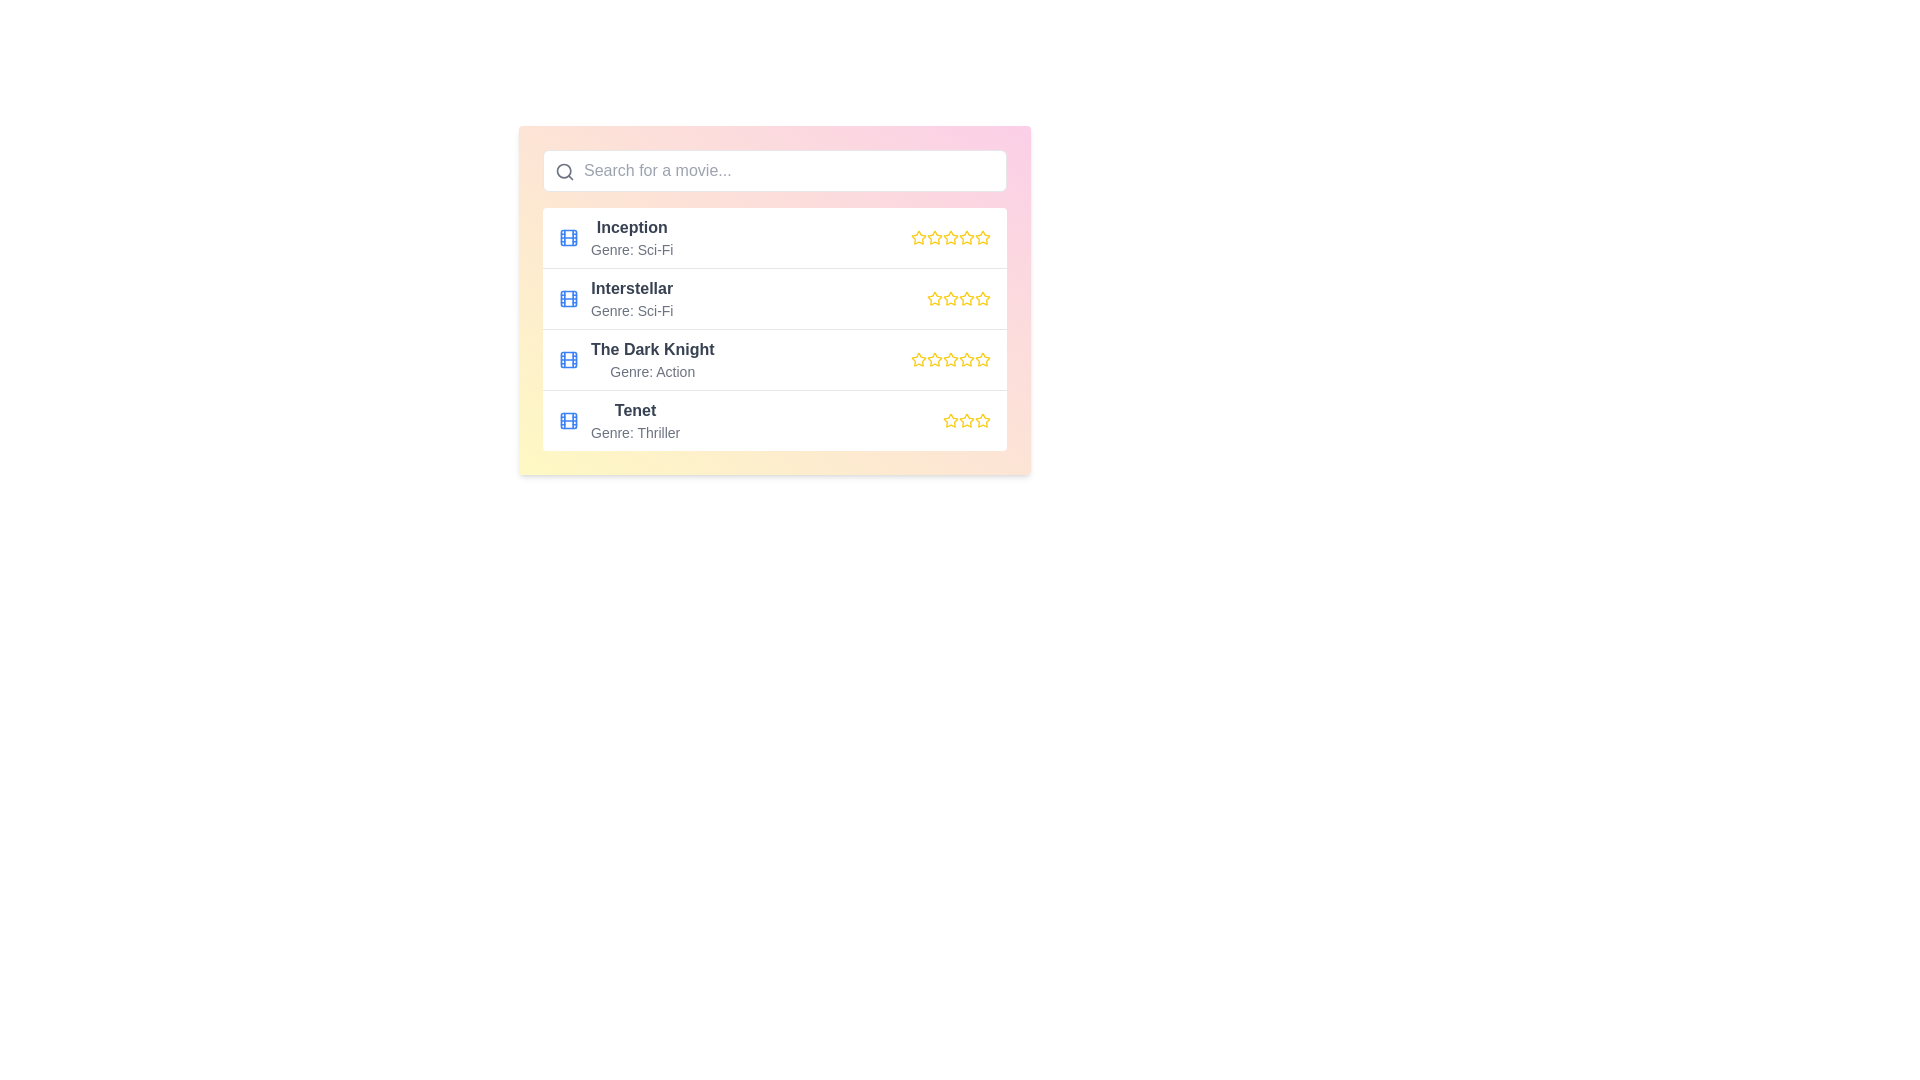  I want to click on the movie icon indicating 'Inception' located in the first row of the vertically stacked list, to the left of the text 'Inception' and 'Genre: Sci-Fi', so click(568, 237).